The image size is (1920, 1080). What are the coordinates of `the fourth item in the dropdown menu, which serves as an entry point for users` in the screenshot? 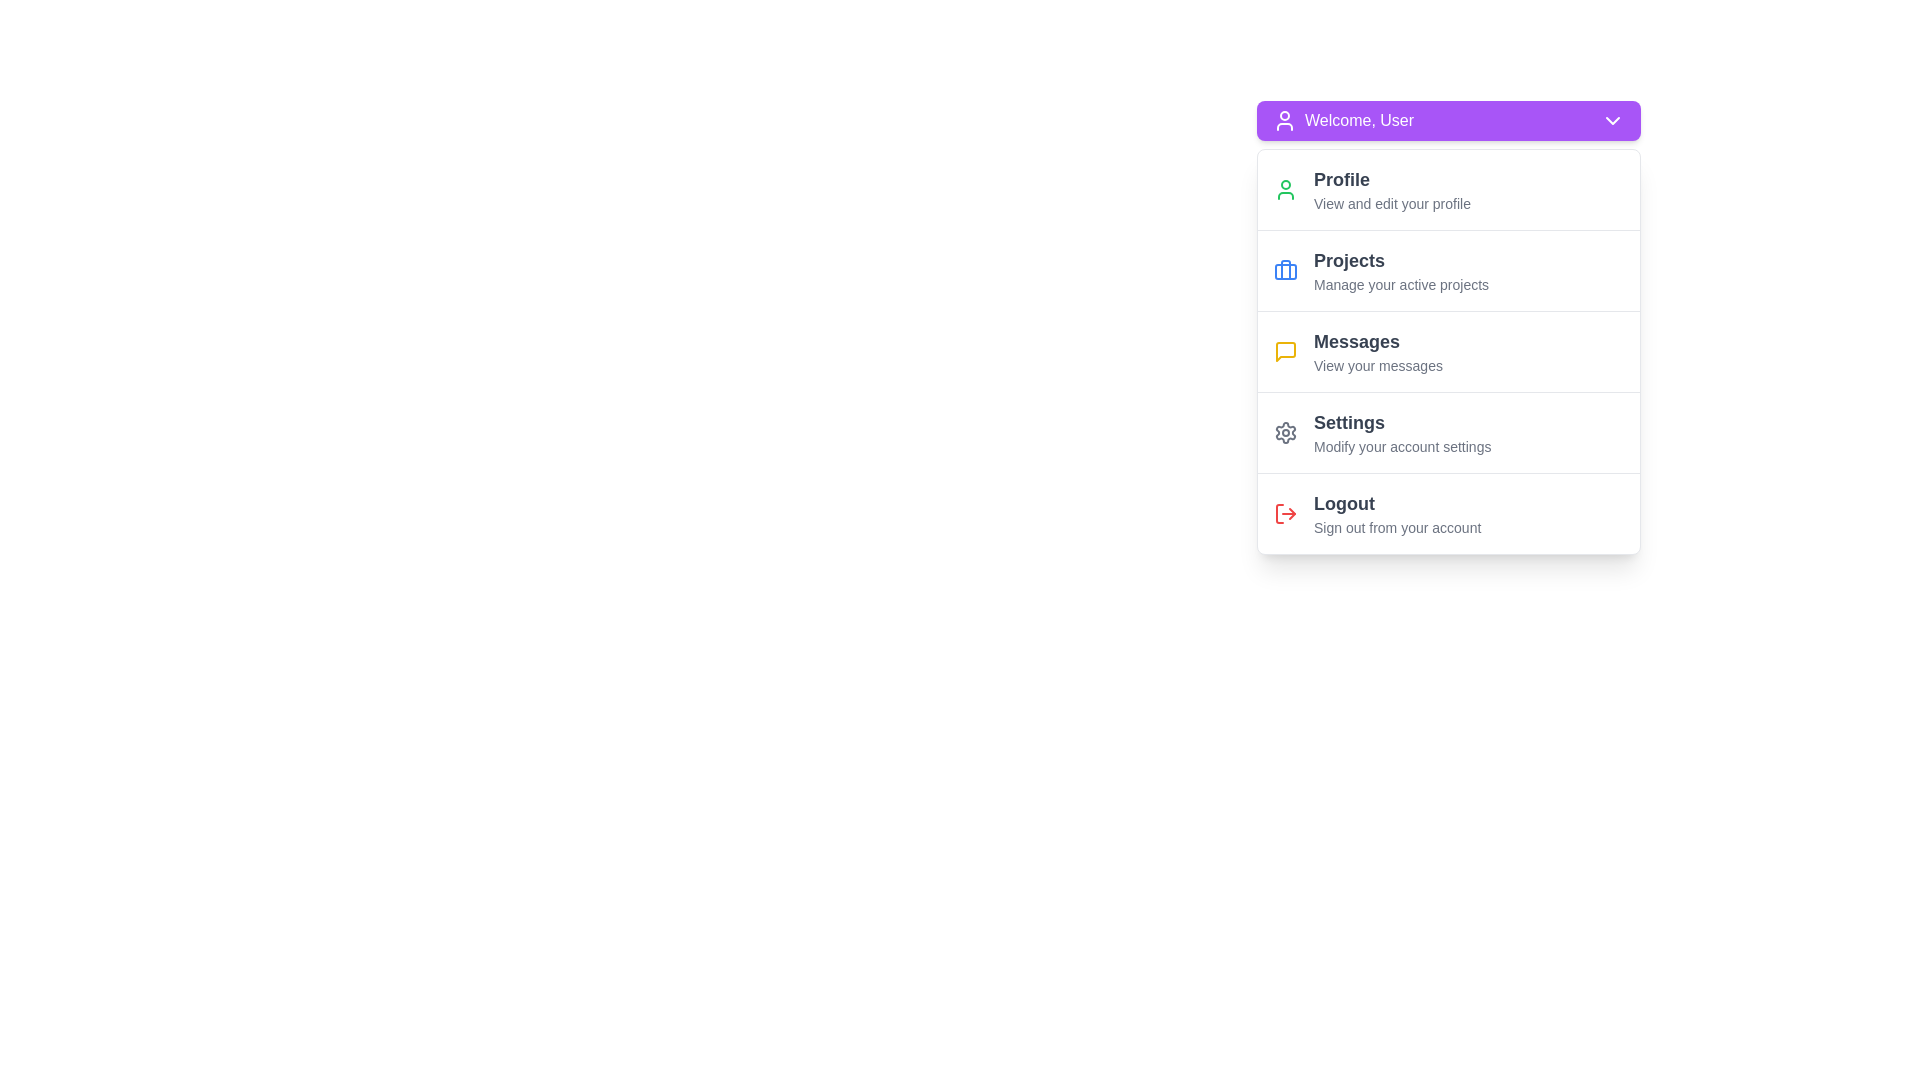 It's located at (1449, 431).